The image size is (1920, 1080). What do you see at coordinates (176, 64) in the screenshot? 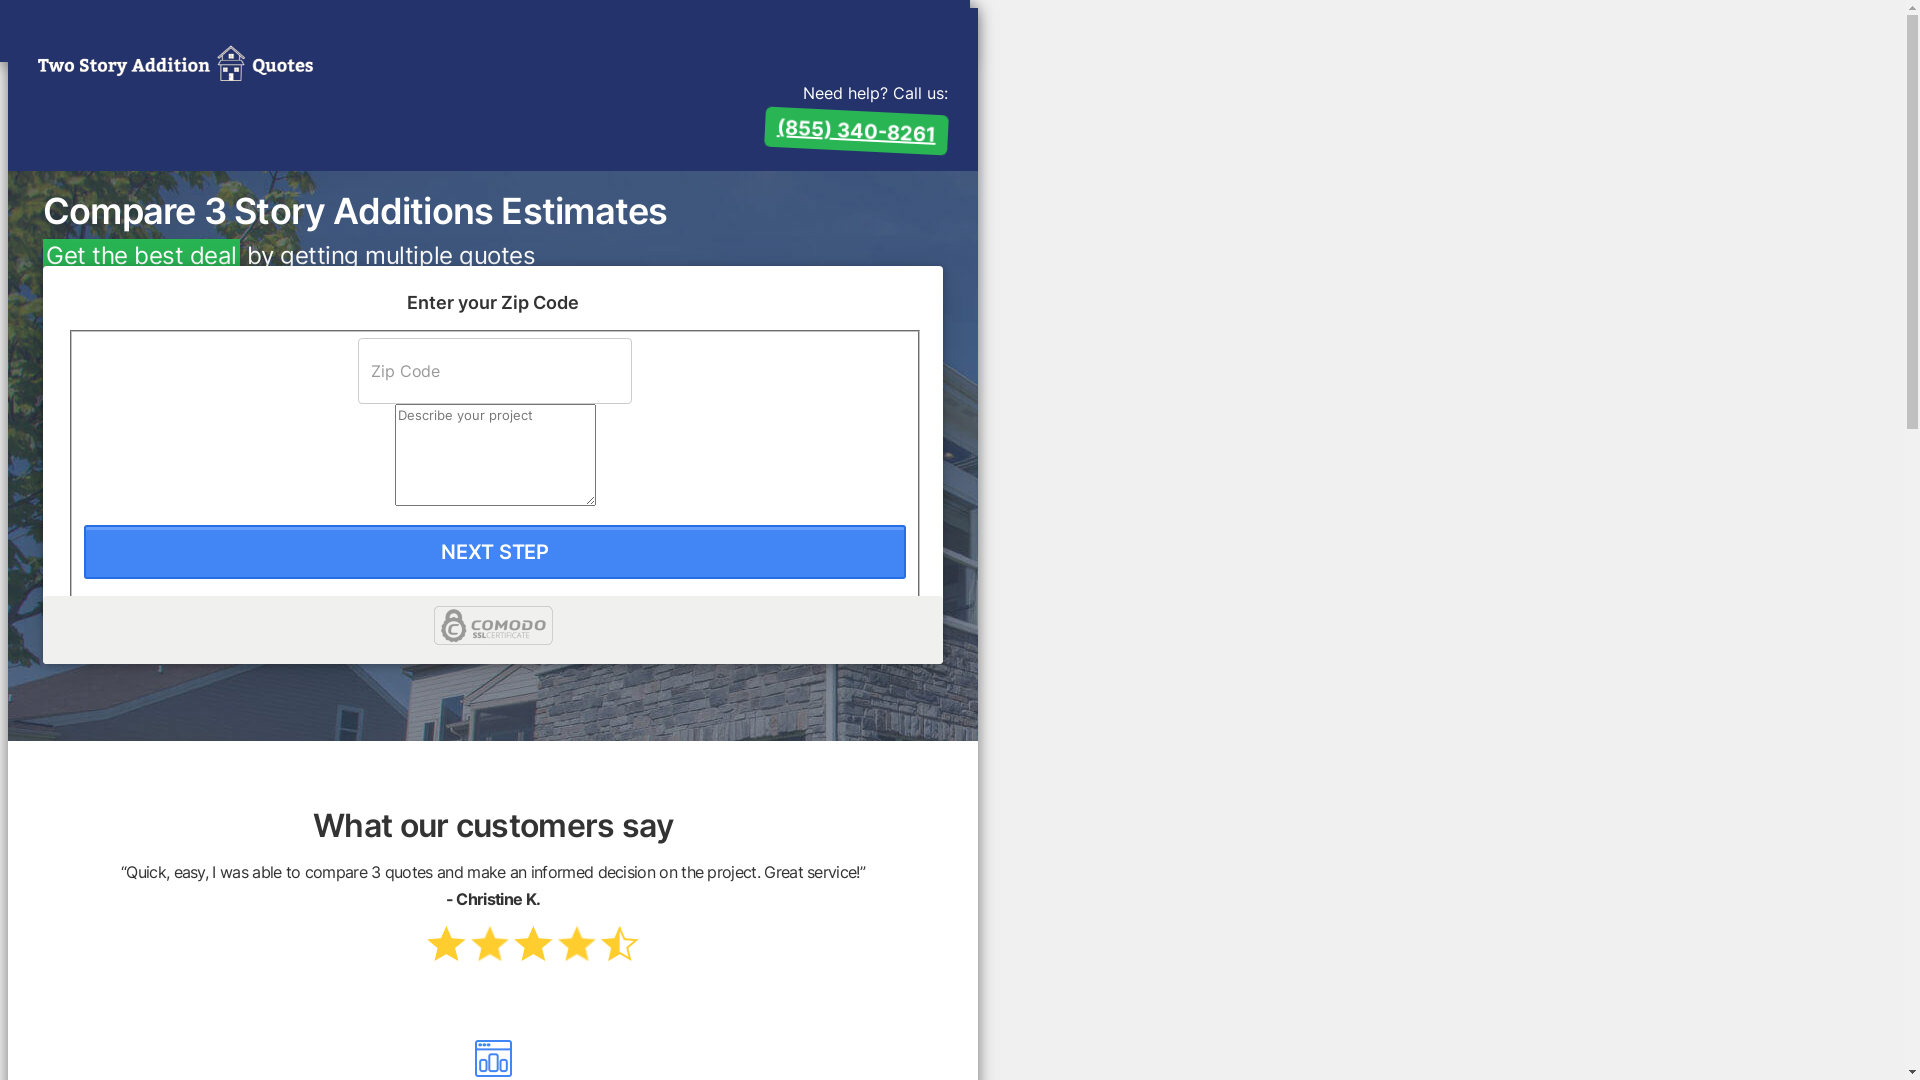
I see `'2 Story Addition Quotes'` at bounding box center [176, 64].